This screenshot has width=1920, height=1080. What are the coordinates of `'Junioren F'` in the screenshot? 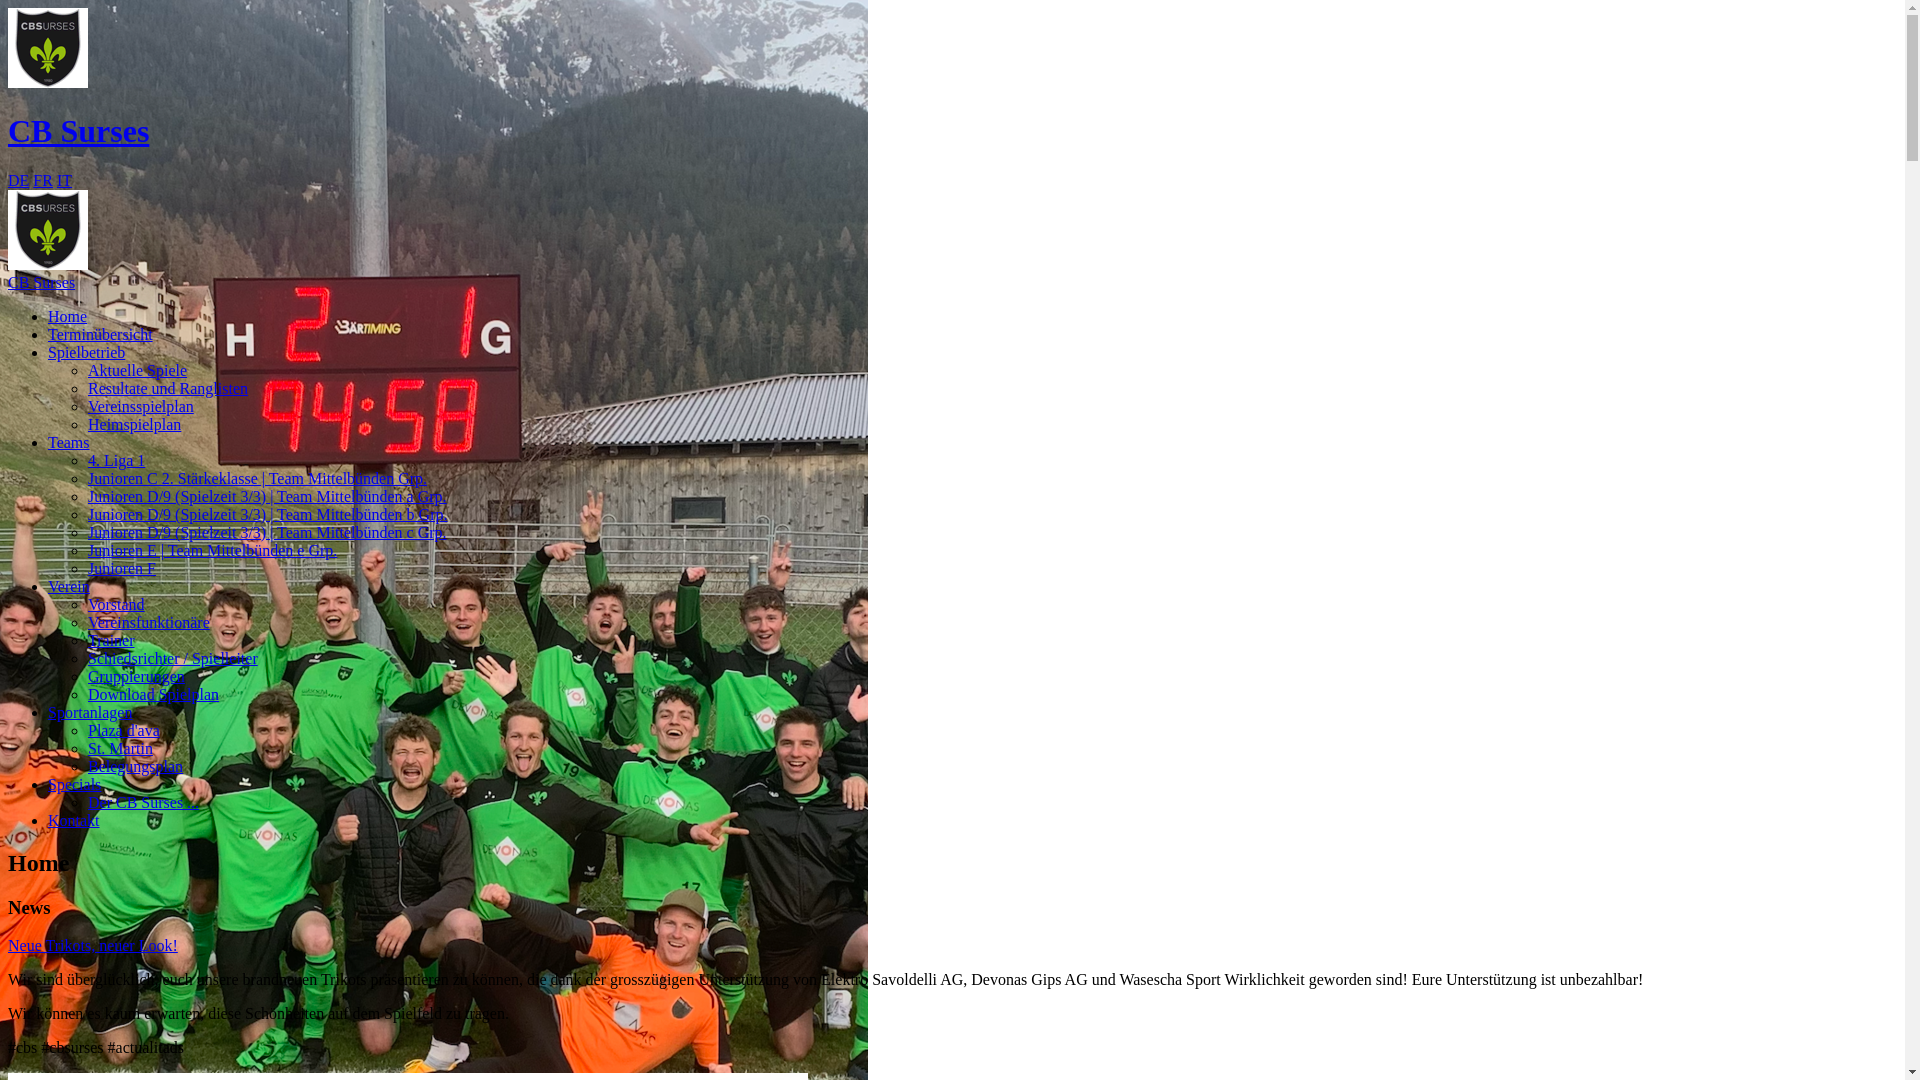 It's located at (120, 568).